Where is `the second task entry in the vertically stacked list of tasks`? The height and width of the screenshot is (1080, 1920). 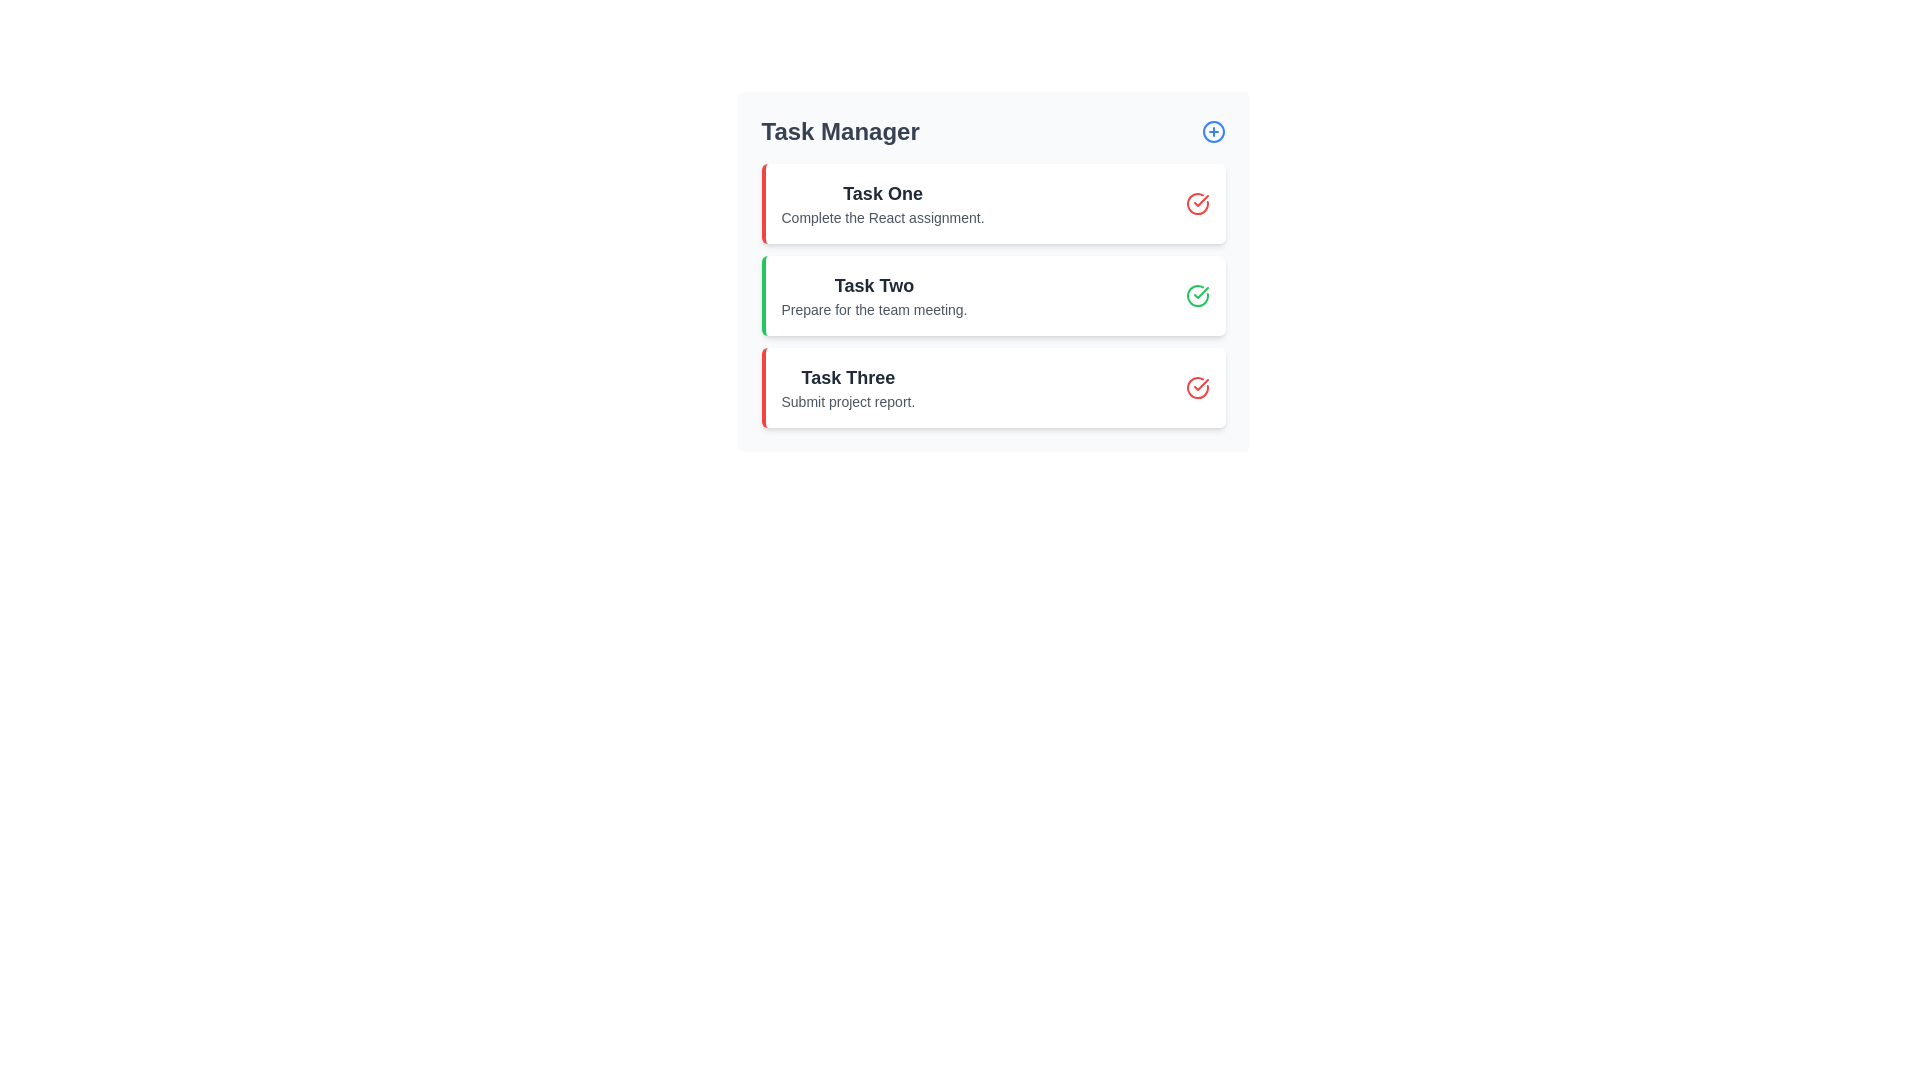 the second task entry in the vertically stacked list of tasks is located at coordinates (874, 296).